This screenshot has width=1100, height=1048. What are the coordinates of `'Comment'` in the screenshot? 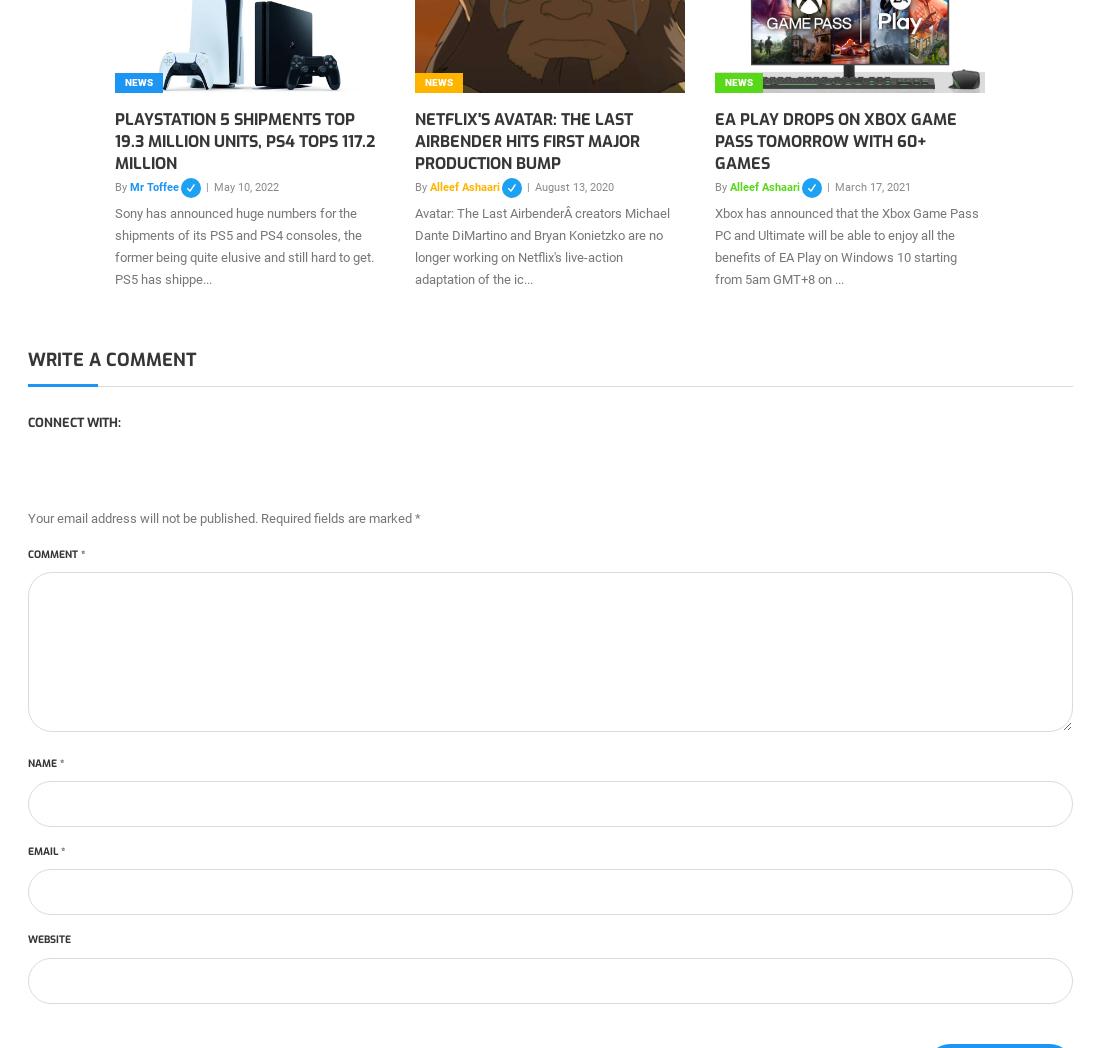 It's located at (52, 552).